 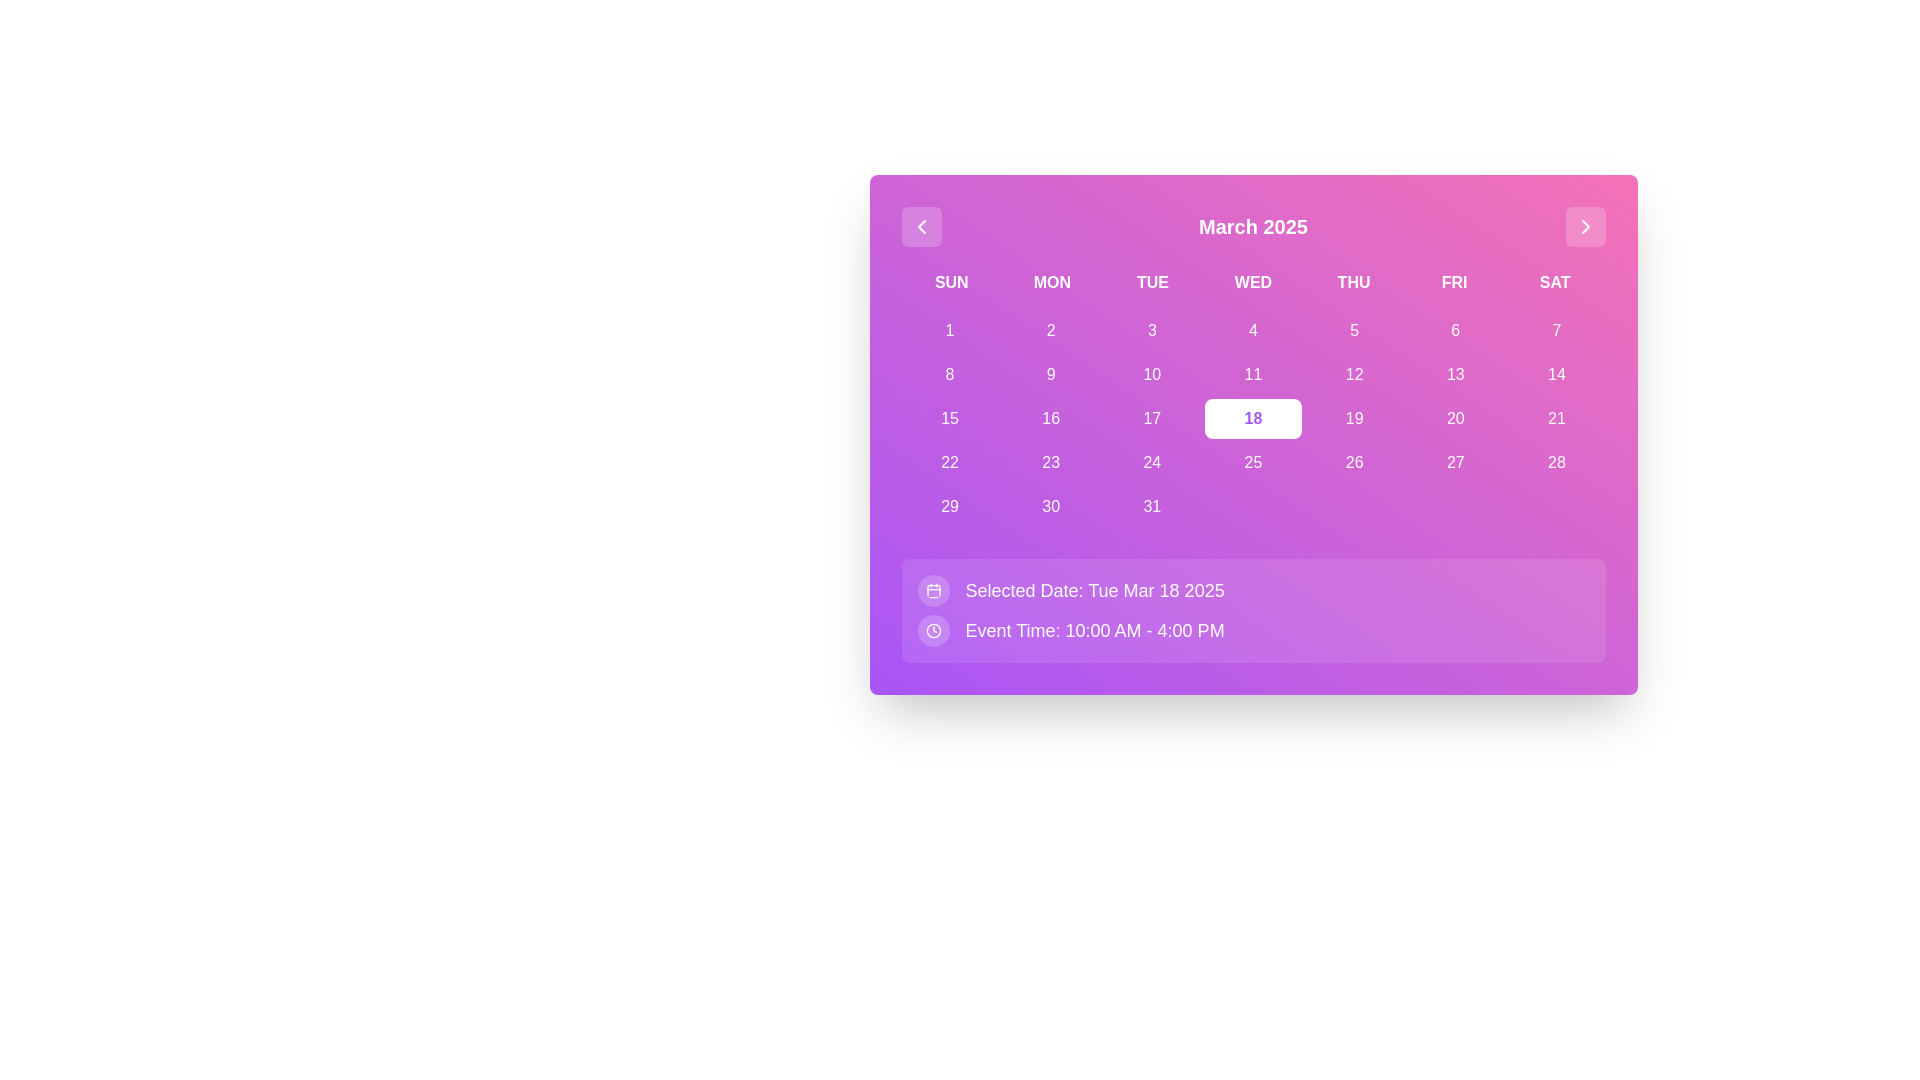 I want to click on the 27th day button in the calendar widget, so click(x=1455, y=462).